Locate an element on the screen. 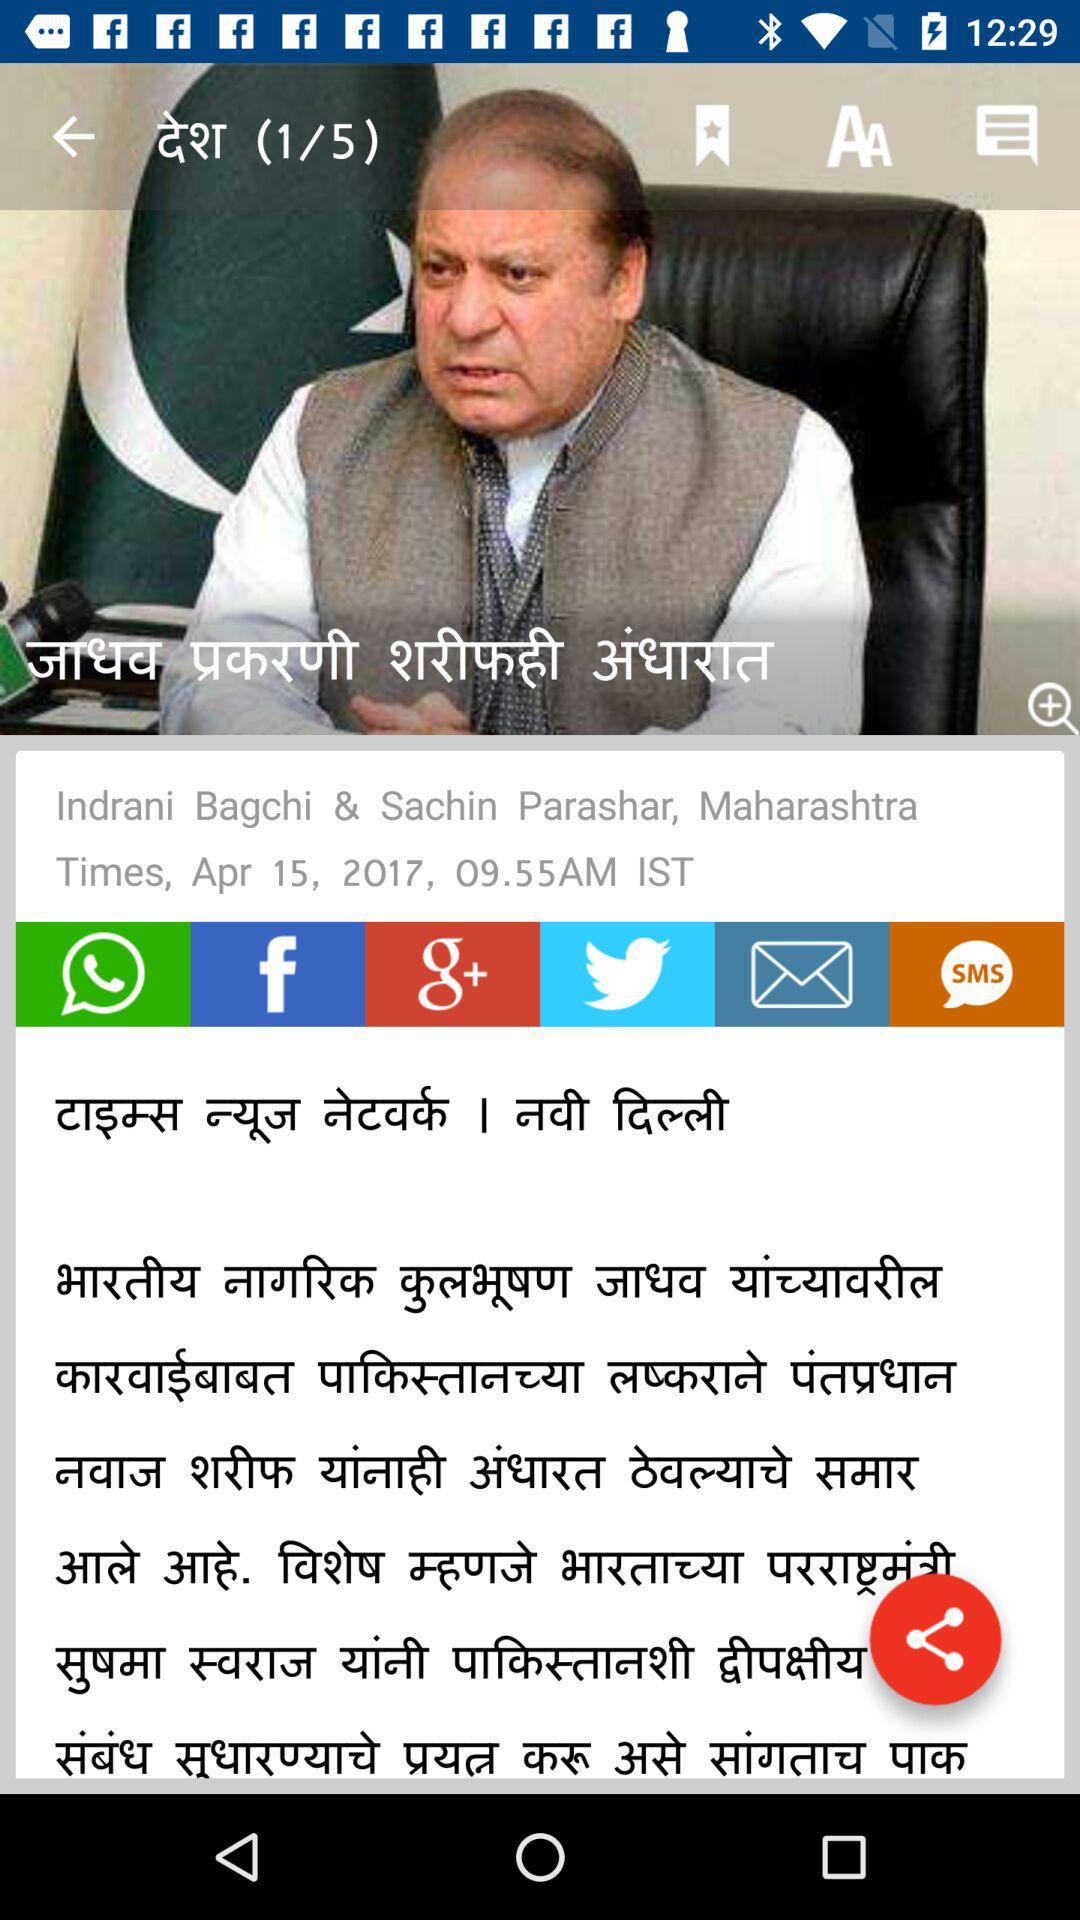 The image size is (1080, 1920). tweet article is located at coordinates (626, 974).